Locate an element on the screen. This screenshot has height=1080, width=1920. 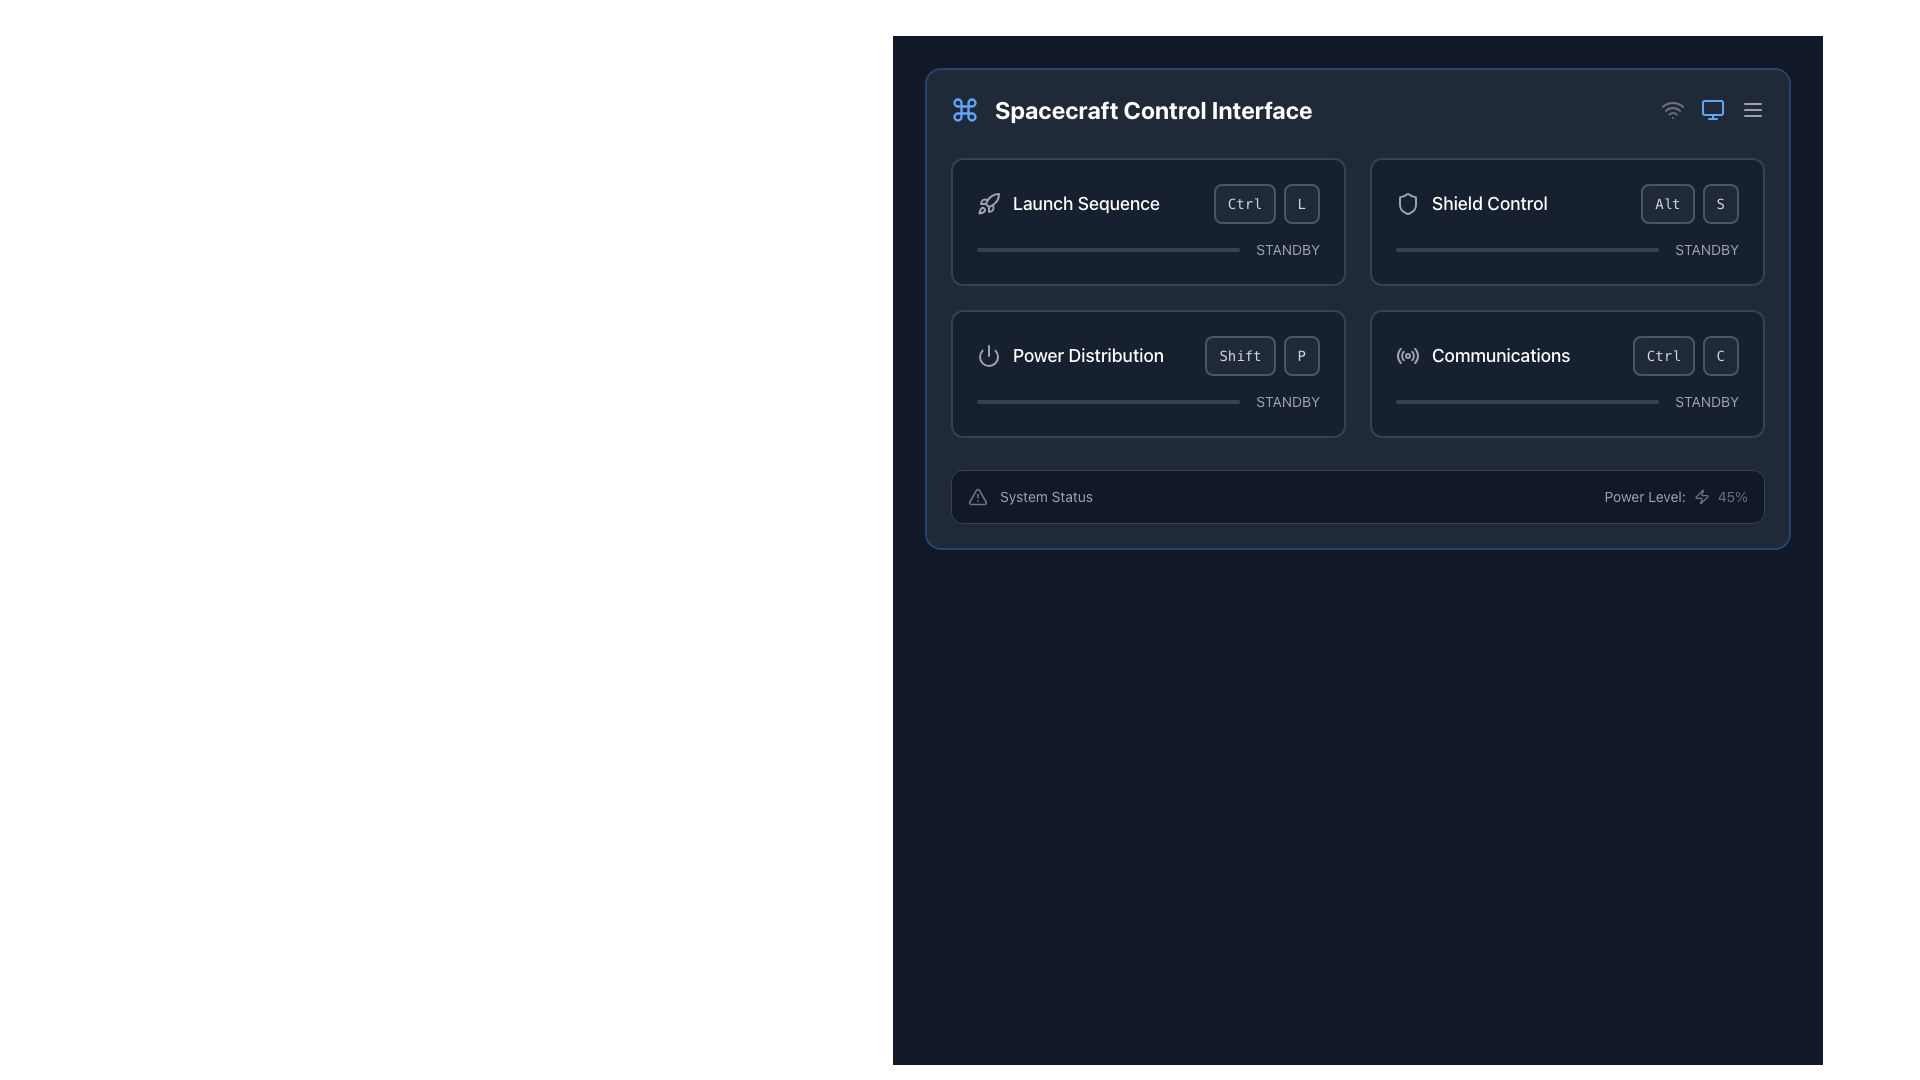
the state of the progress bar labeled 'STANDBY', which is located in the 'Communications' section towards the bottom right, directly left of the 'STANDBY' text is located at coordinates (1566, 401).